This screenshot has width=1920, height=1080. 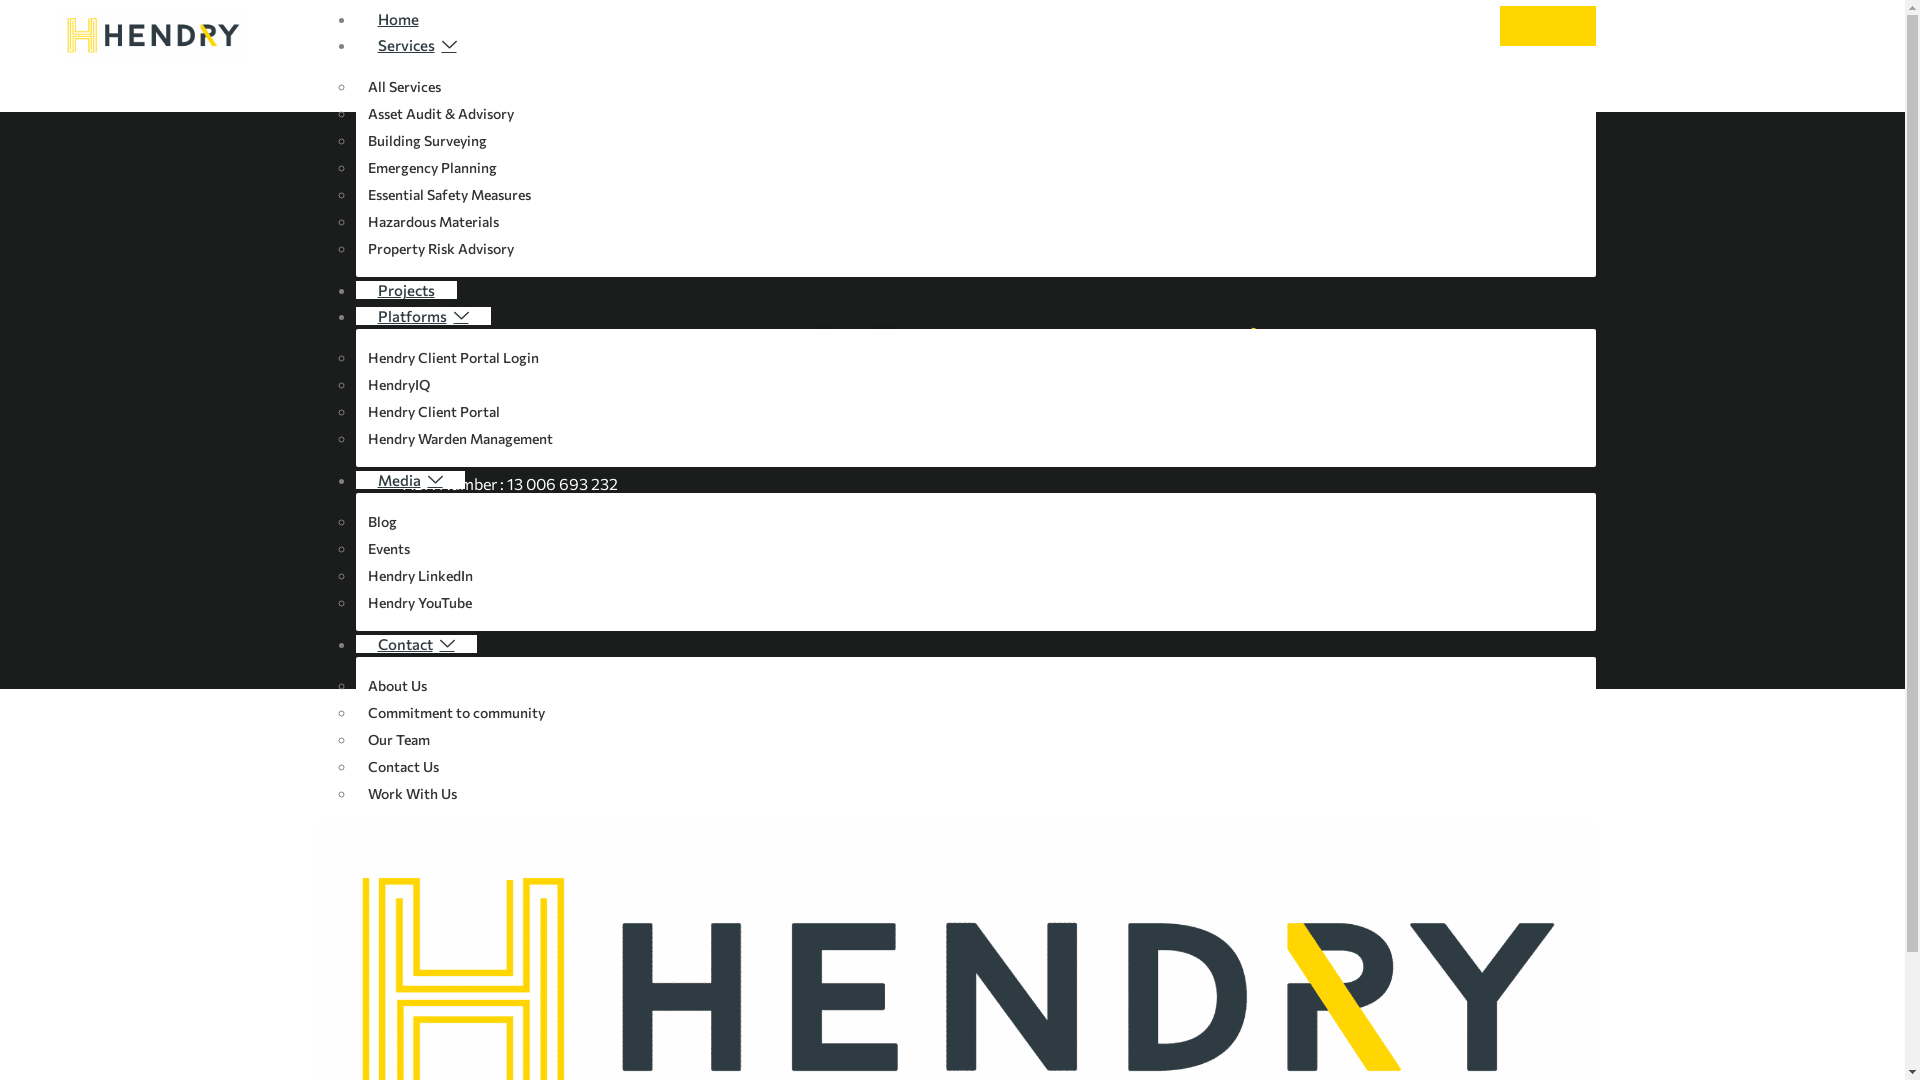 I want to click on 'Emergency Planning', so click(x=431, y=166).